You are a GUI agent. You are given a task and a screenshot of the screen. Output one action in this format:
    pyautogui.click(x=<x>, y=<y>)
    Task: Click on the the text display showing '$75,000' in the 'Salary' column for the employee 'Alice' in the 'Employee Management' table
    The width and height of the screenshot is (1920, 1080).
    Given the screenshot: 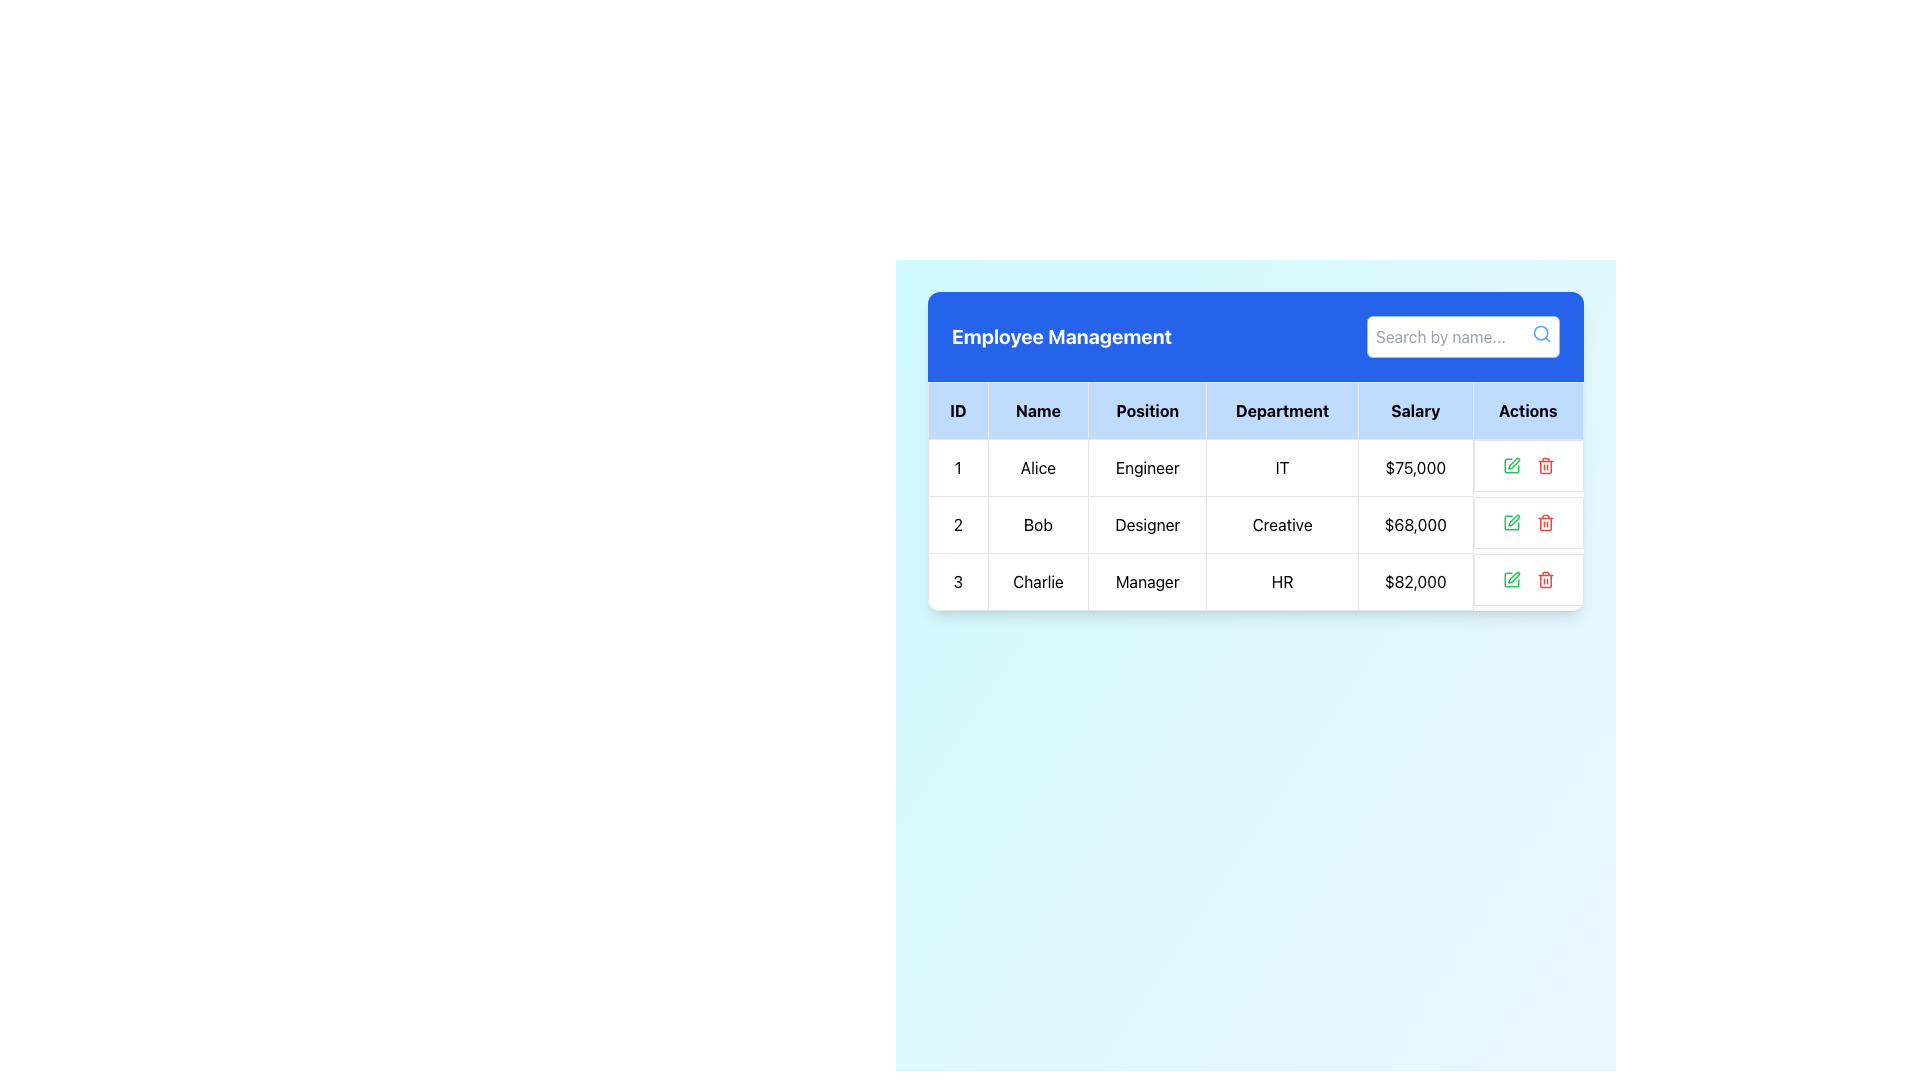 What is the action you would take?
    pyautogui.click(x=1414, y=467)
    